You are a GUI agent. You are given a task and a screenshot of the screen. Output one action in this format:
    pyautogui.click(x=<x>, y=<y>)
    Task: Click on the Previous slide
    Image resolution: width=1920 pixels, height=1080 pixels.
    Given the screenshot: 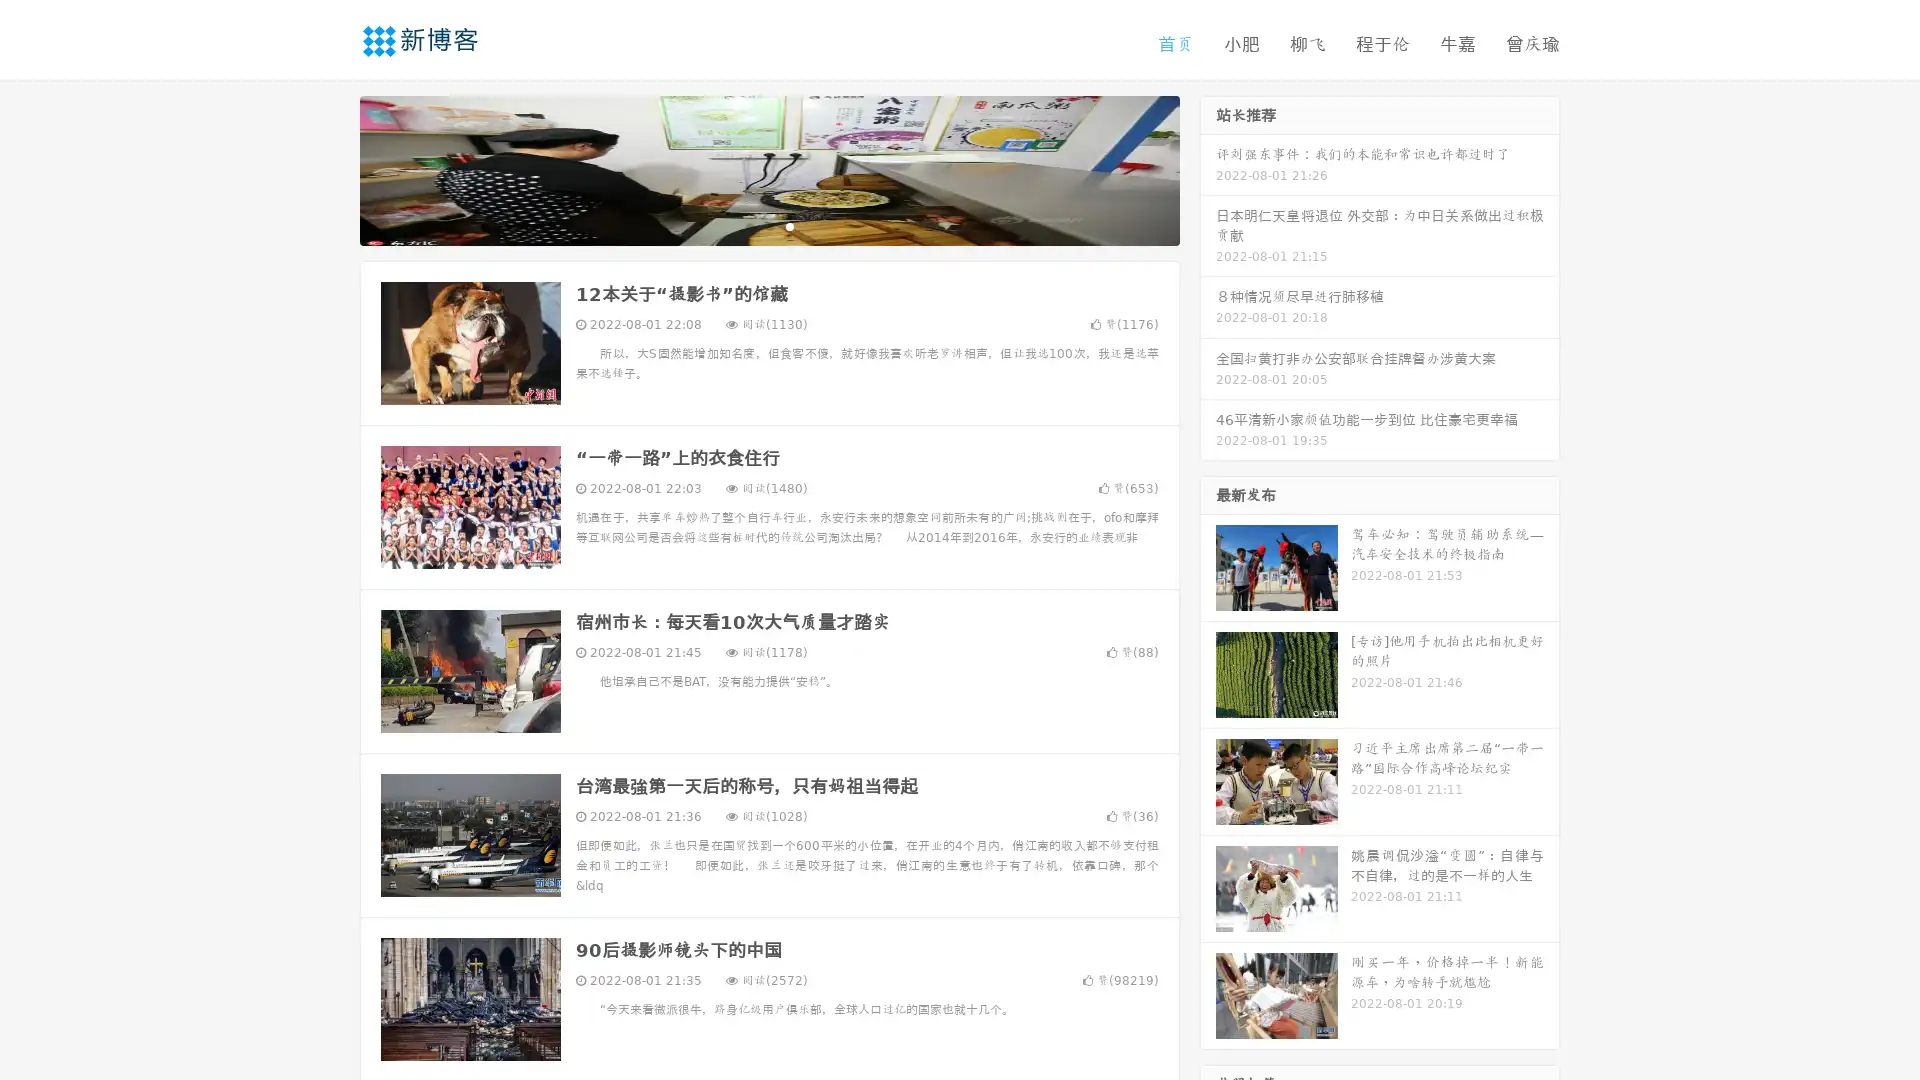 What is the action you would take?
    pyautogui.click(x=330, y=168)
    